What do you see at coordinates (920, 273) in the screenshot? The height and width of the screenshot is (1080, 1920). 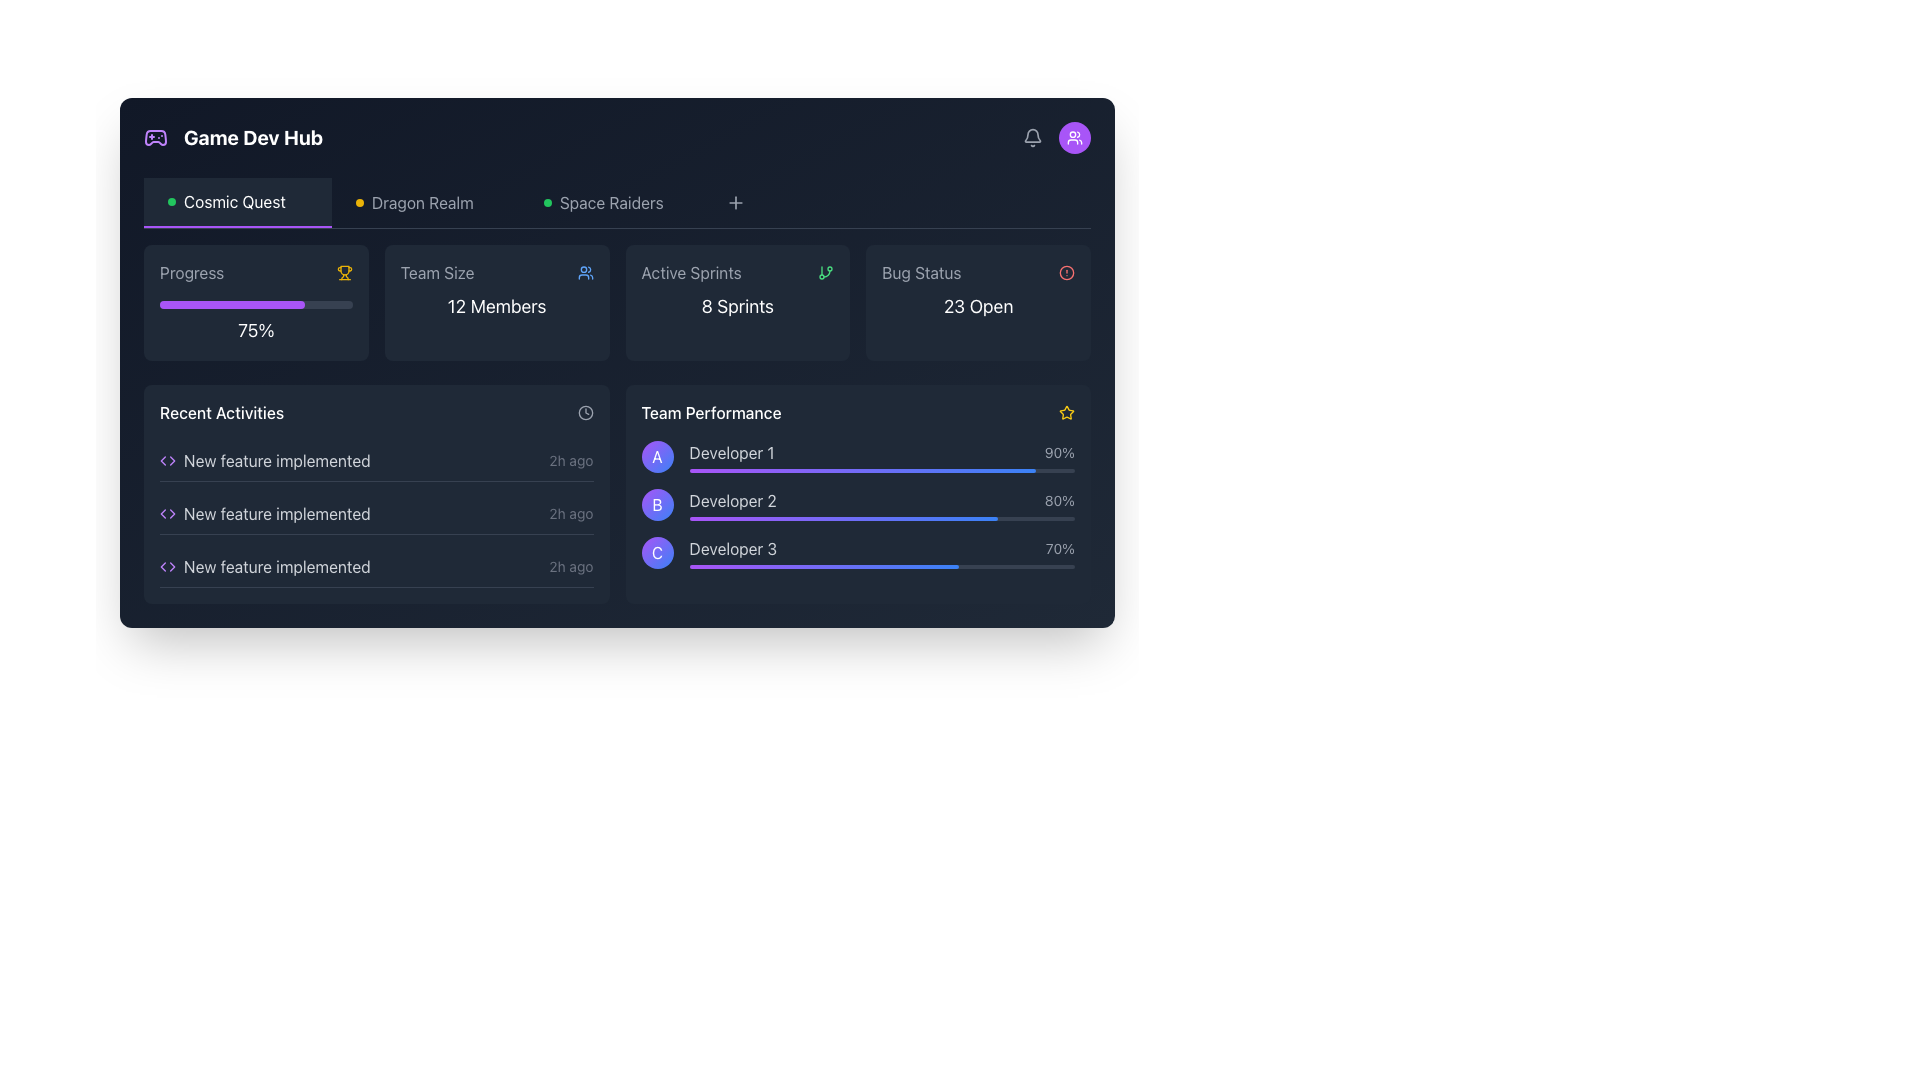 I see `the 'Bug Status' label text which is displayed in light gray color against a dark background, located in the top-right section of the card within the dashboard` at bounding box center [920, 273].